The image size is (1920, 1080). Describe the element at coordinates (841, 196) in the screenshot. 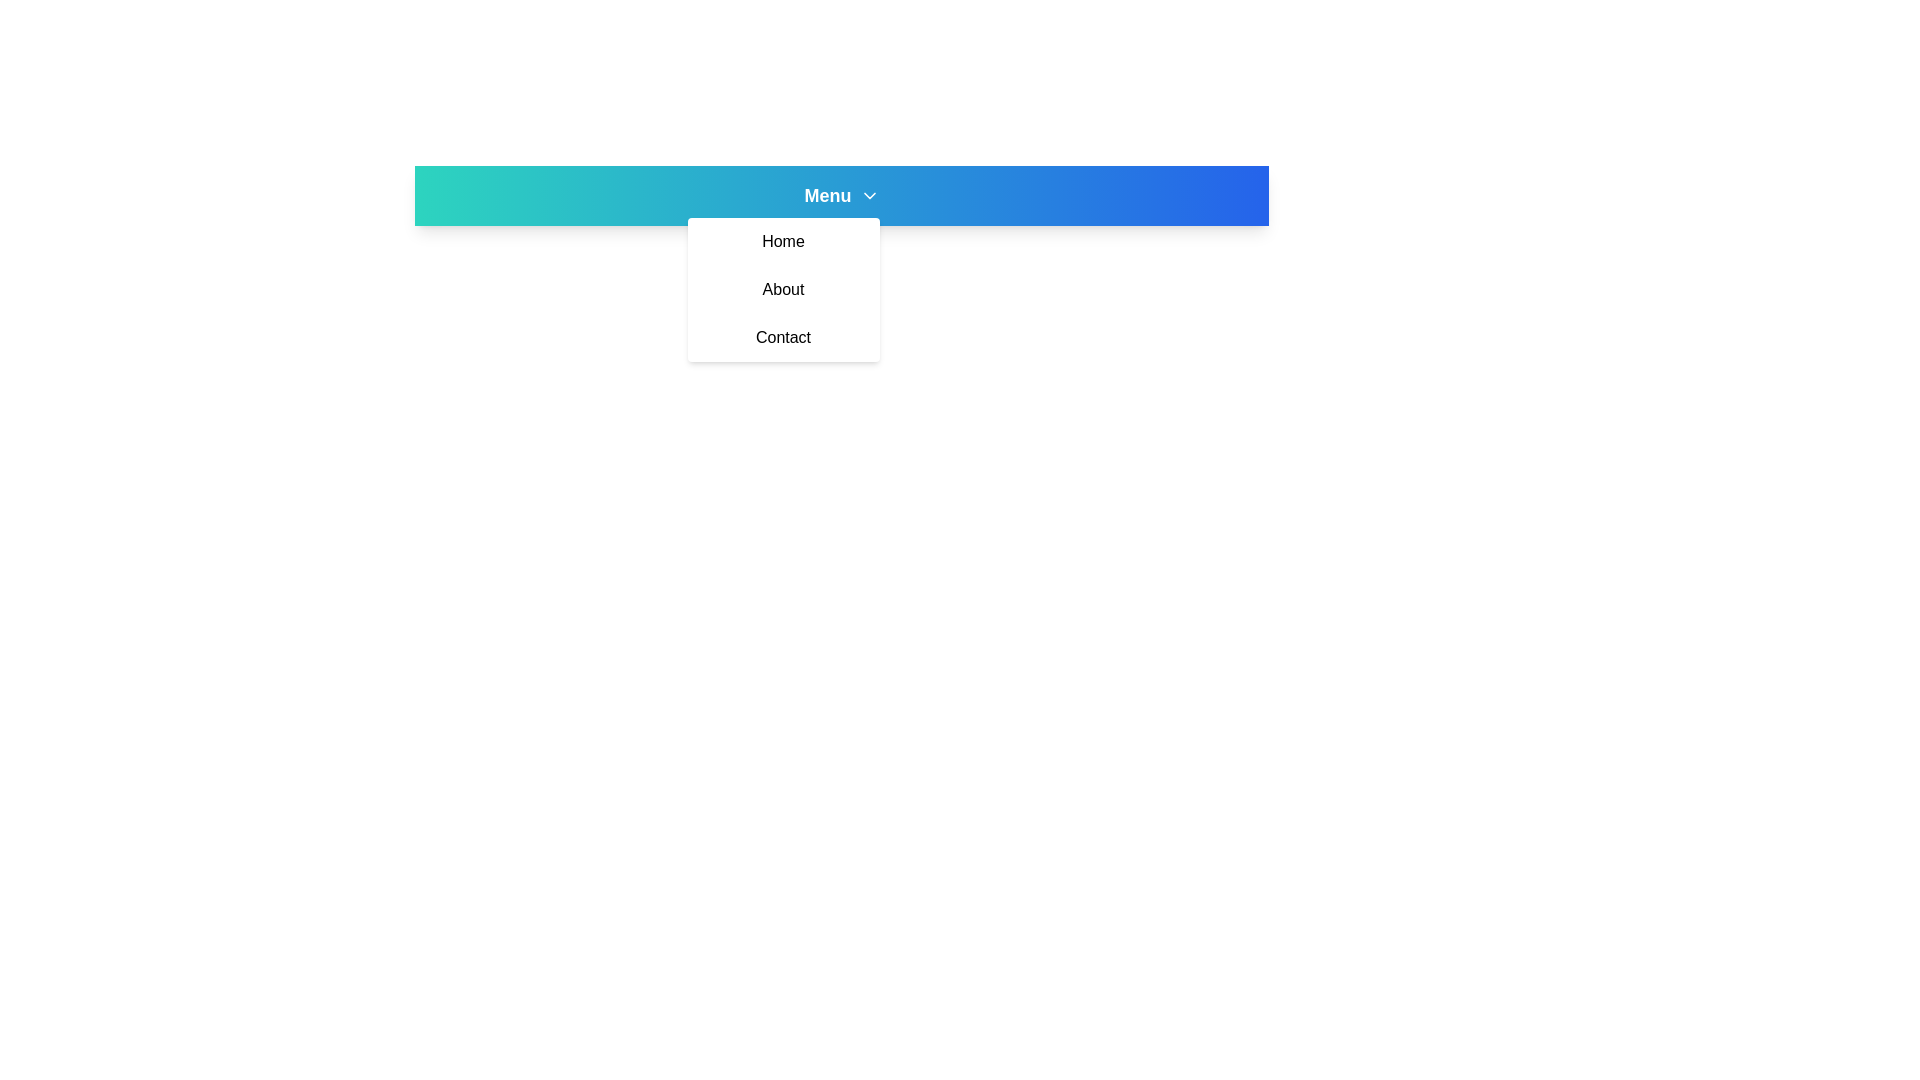

I see `the 'Menu' button to toggle the dropdown menu visibility` at that location.